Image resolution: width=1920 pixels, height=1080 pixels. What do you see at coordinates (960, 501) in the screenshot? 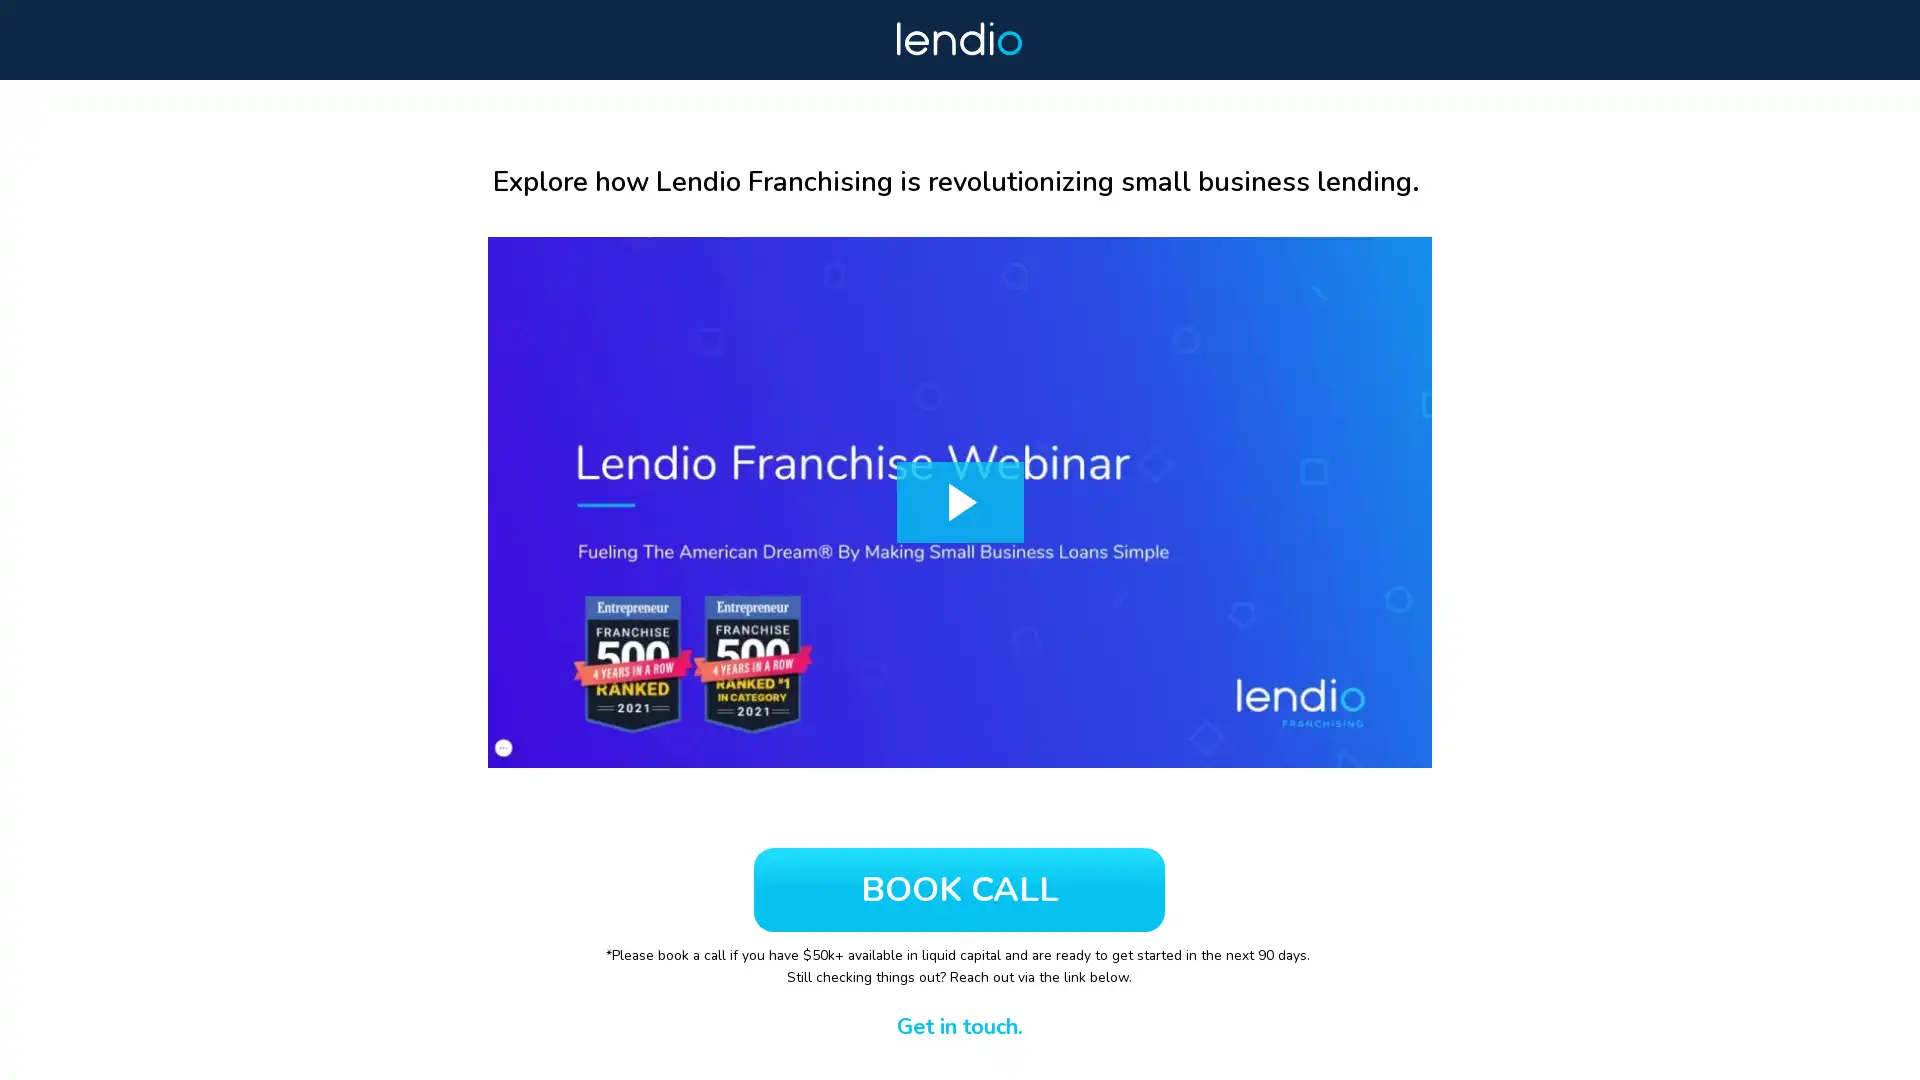
I see `Play` at bounding box center [960, 501].